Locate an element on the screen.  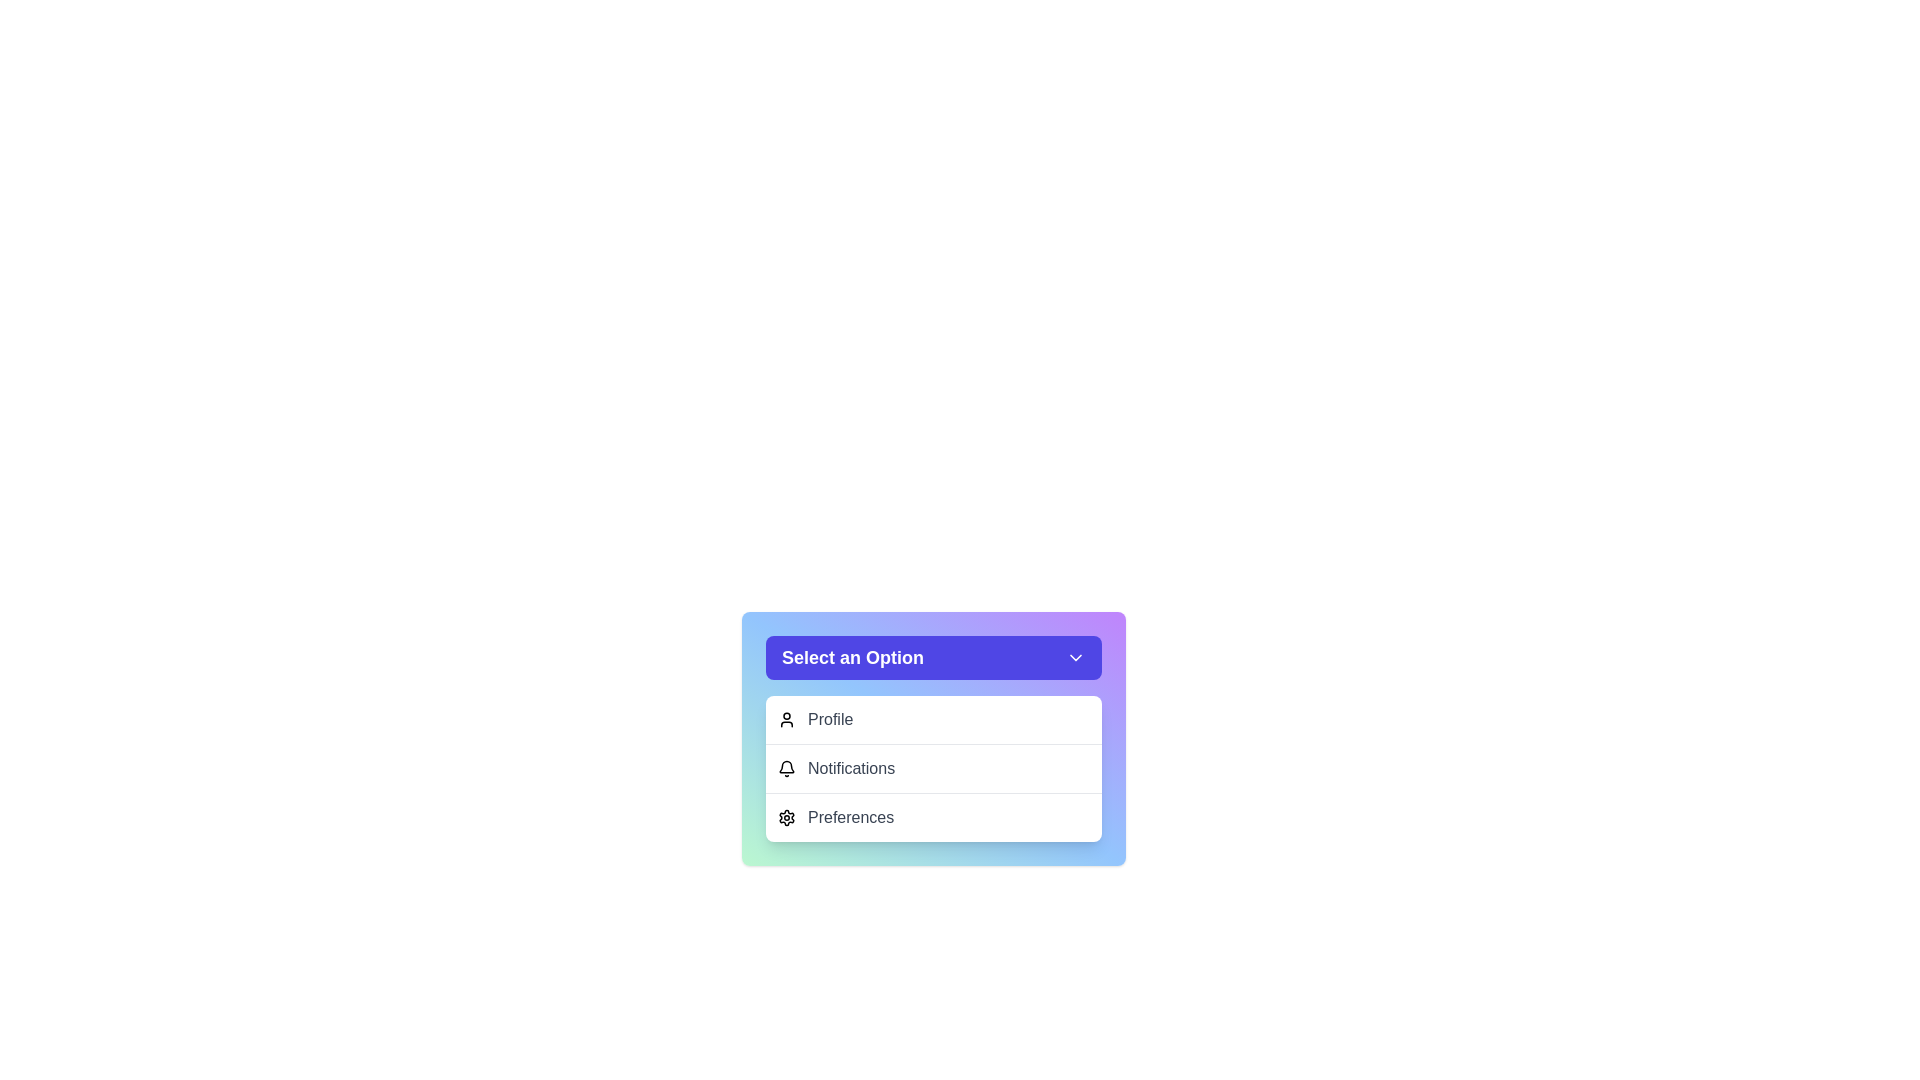
the dropdown button to toggle the menu visibility is located at coordinates (933, 658).